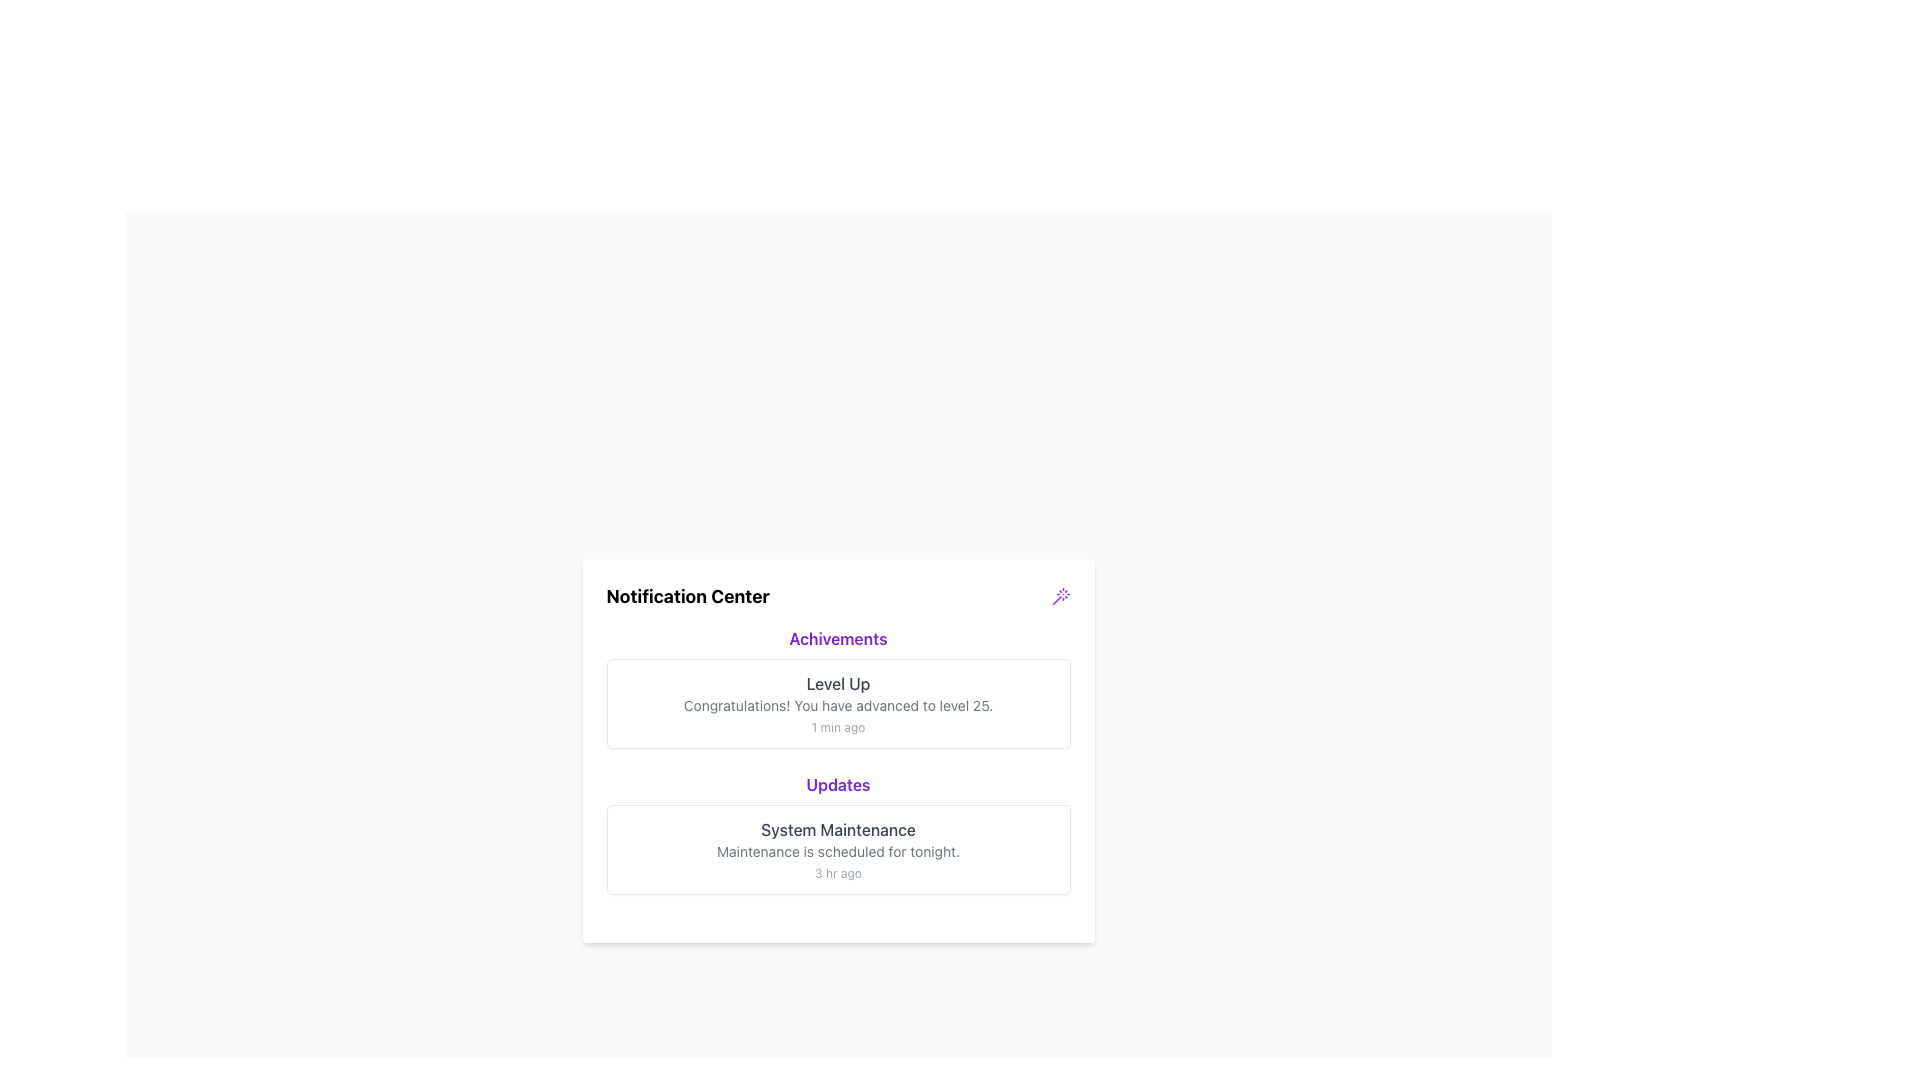 The width and height of the screenshot is (1920, 1080). What do you see at coordinates (688, 596) in the screenshot?
I see `the bold and large text 'Notification Center' located in the top-left area of the notification panel` at bounding box center [688, 596].